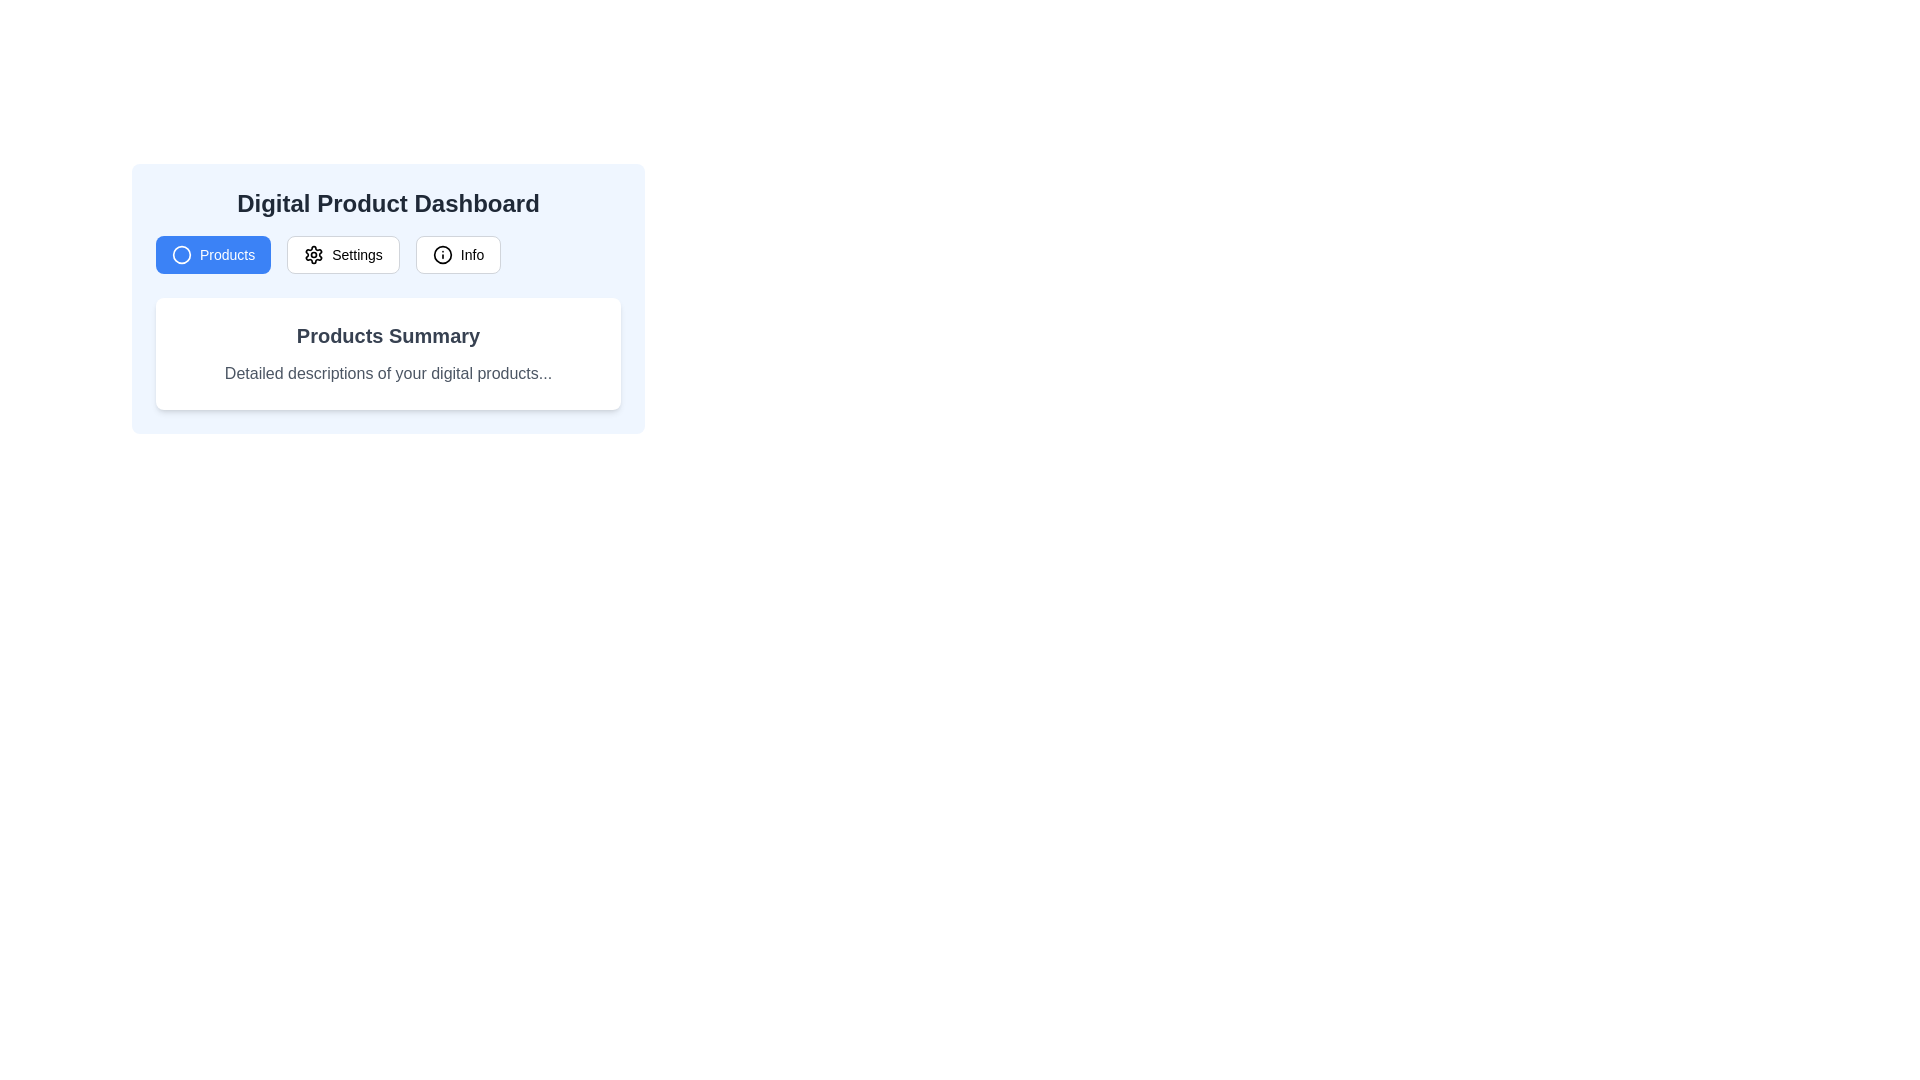  What do you see at coordinates (457, 253) in the screenshot?
I see `the 'Info' button, which is the third button in a row of three, featuring a white background and a rounded corner design` at bounding box center [457, 253].